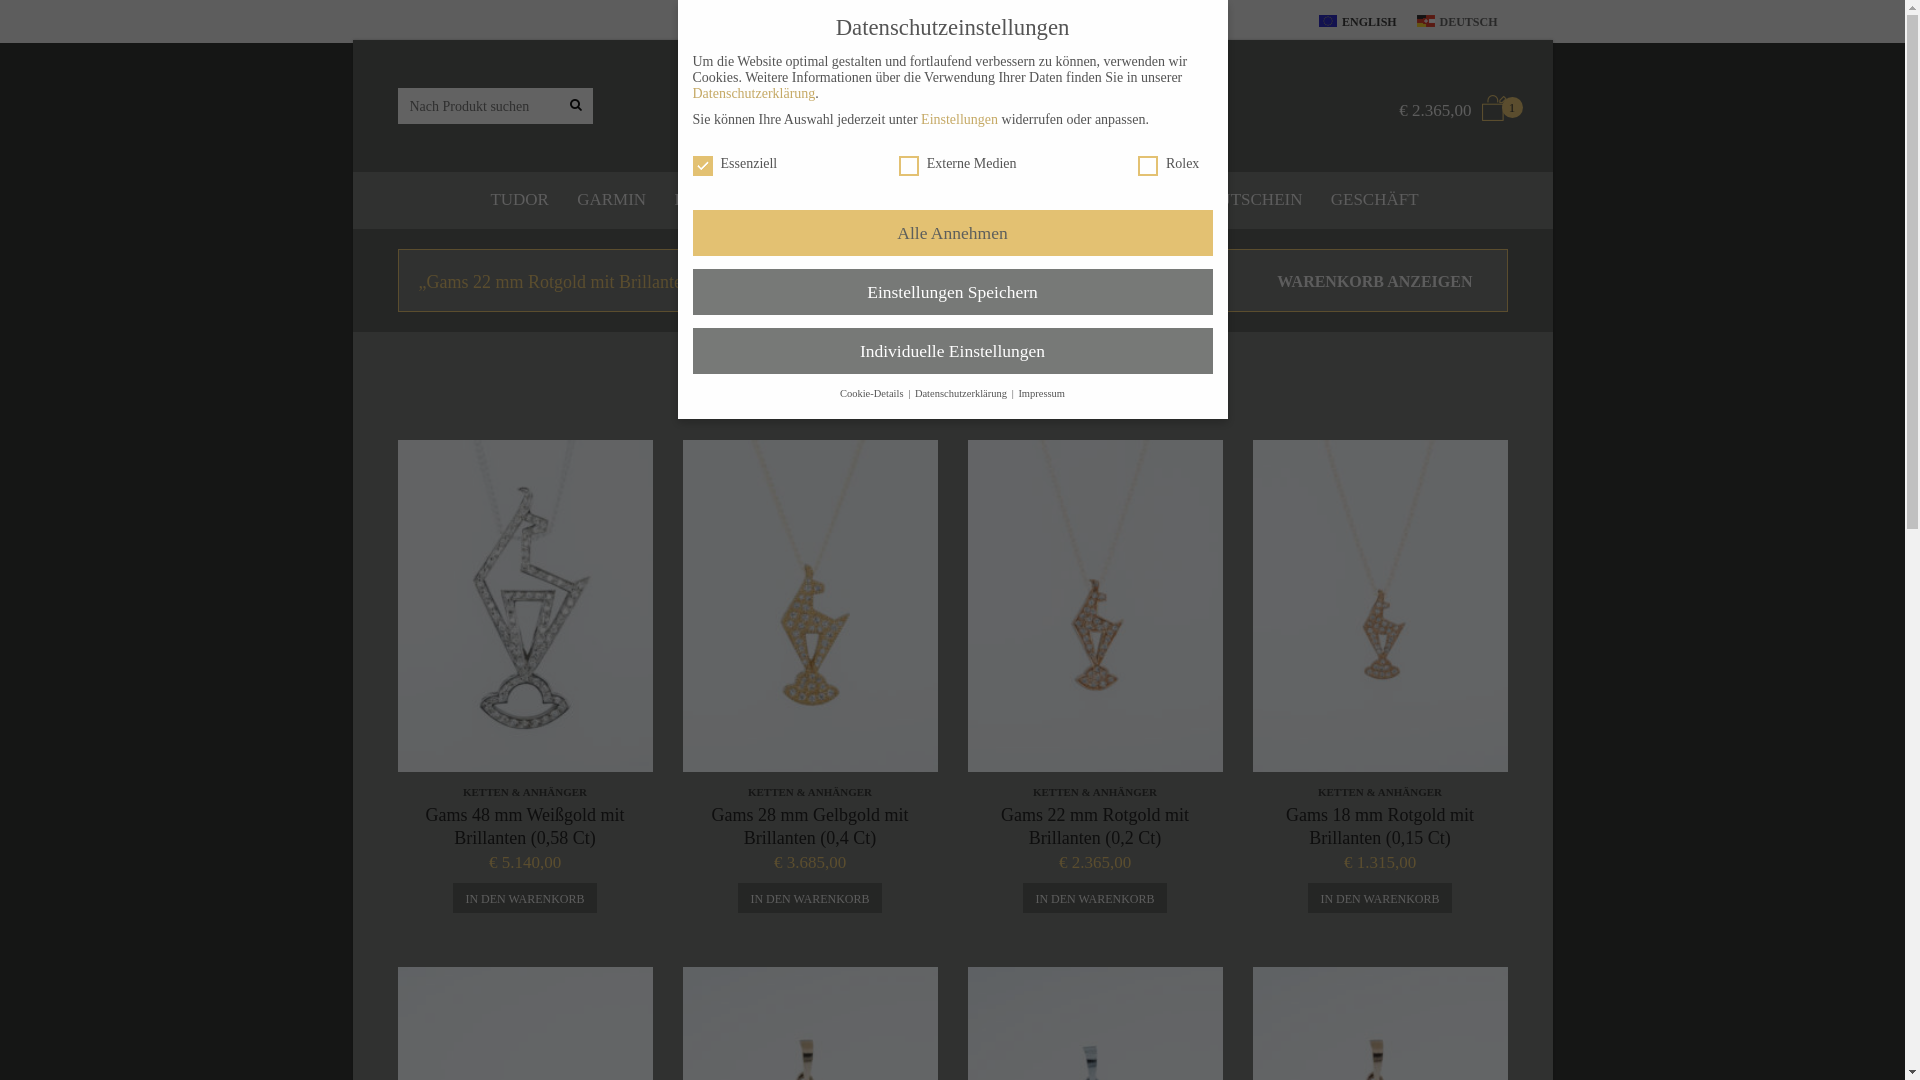  What do you see at coordinates (560, 105) in the screenshot?
I see `'Nach Produkt suchen'` at bounding box center [560, 105].